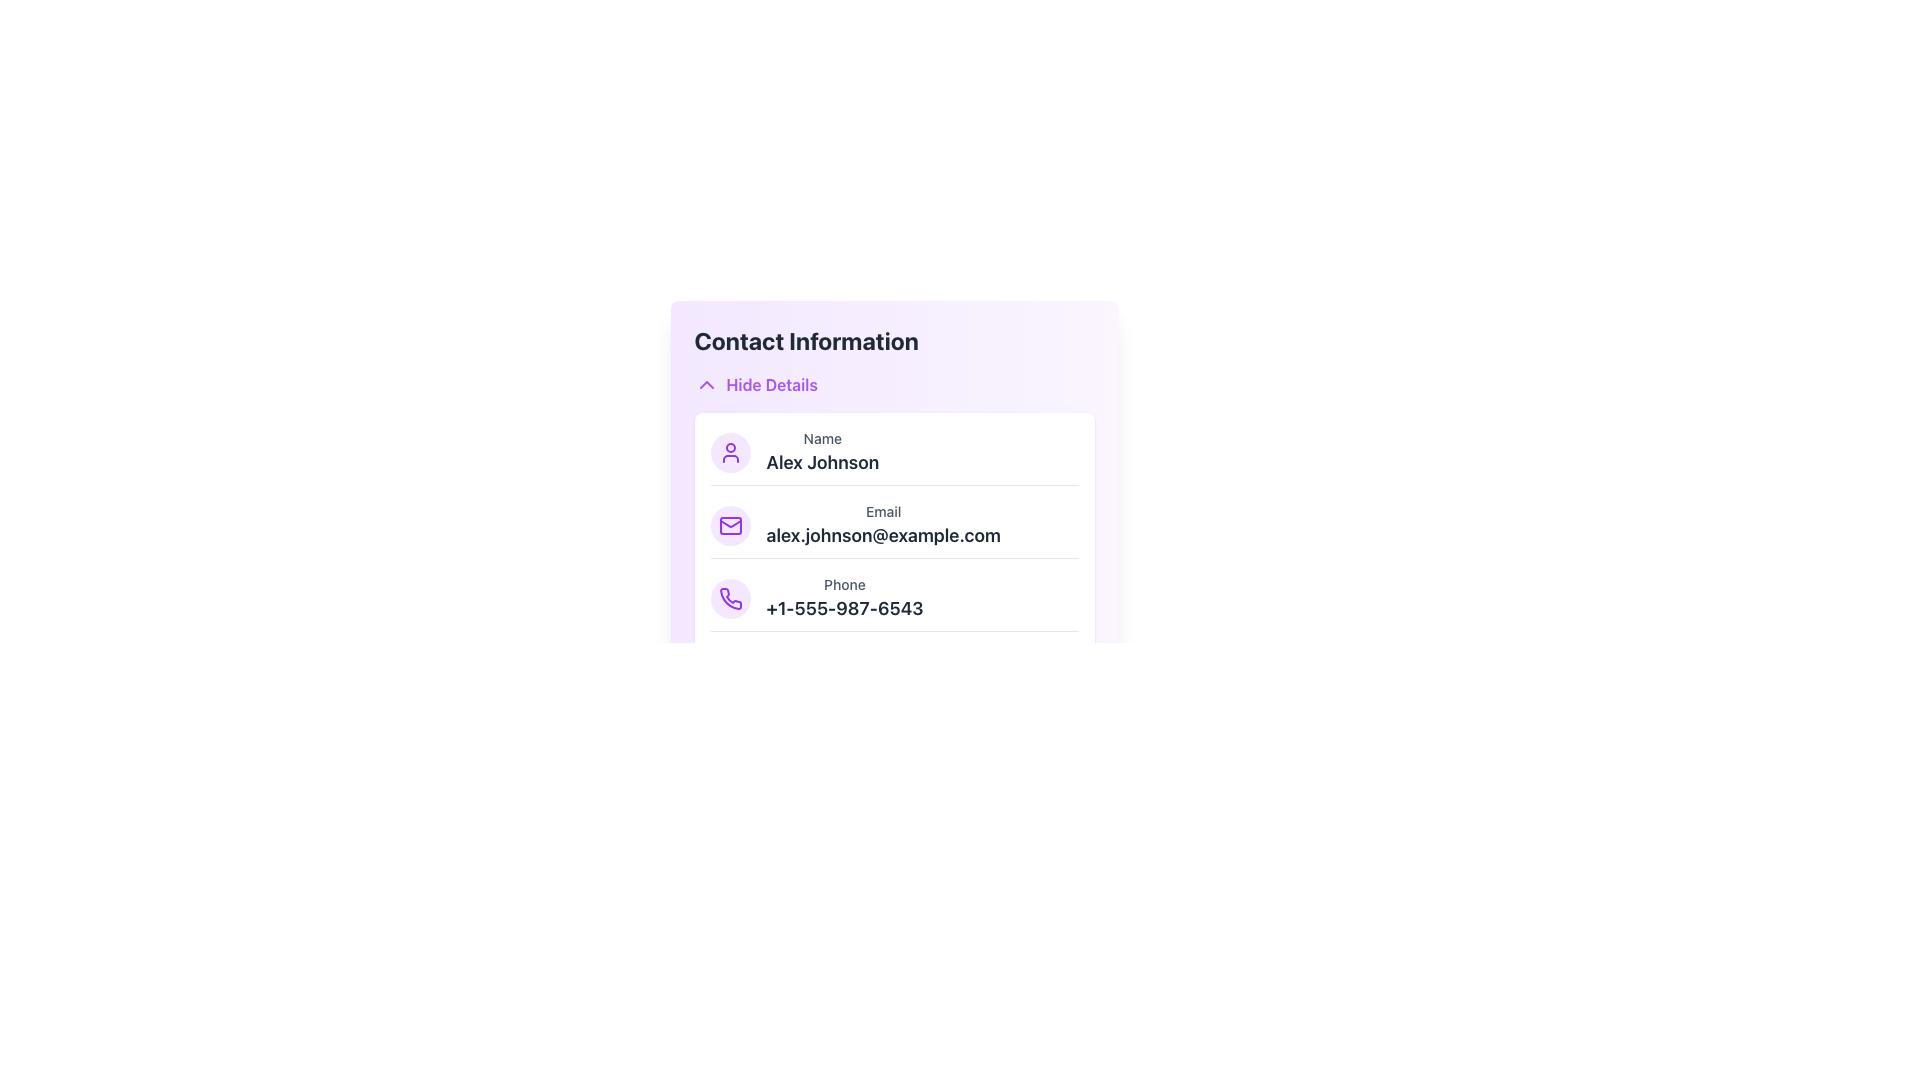  What do you see at coordinates (729, 452) in the screenshot?
I see `the user silhouette icon with a purple border and light purple background, located to the left of the 'Name' label for Alex Johnson` at bounding box center [729, 452].